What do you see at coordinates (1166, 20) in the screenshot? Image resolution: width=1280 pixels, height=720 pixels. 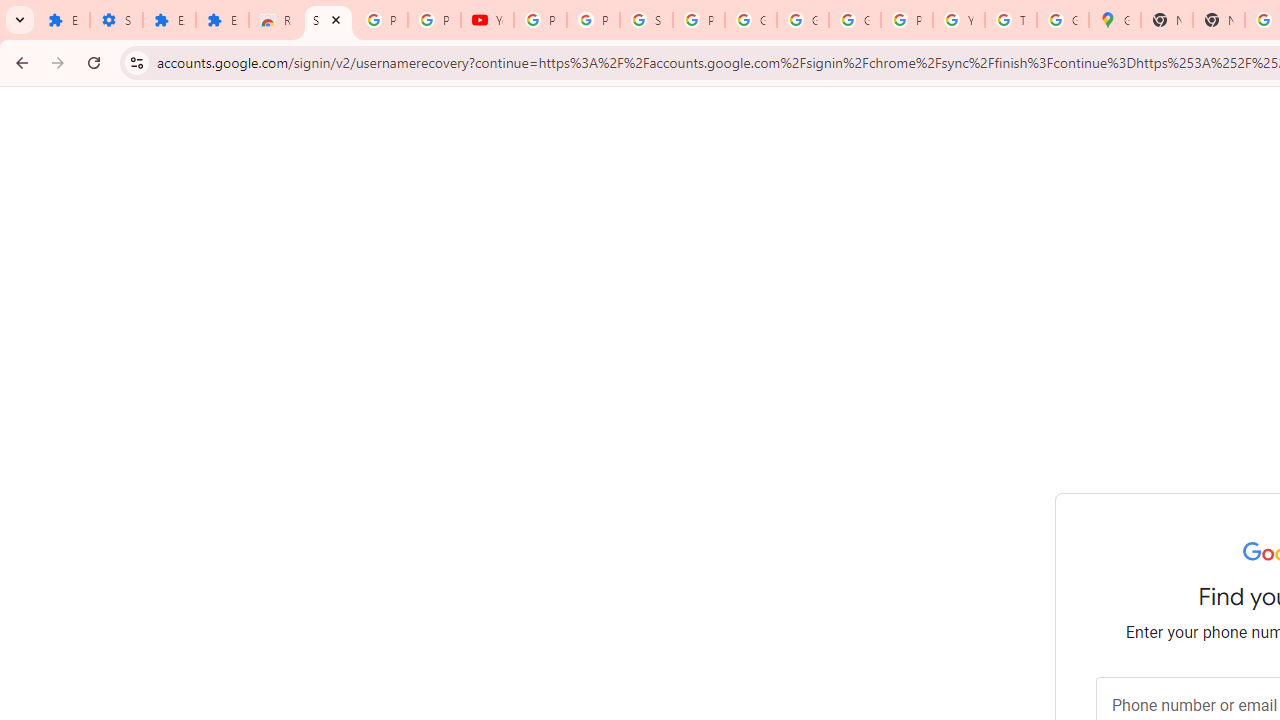 I see `'New Tab'` at bounding box center [1166, 20].